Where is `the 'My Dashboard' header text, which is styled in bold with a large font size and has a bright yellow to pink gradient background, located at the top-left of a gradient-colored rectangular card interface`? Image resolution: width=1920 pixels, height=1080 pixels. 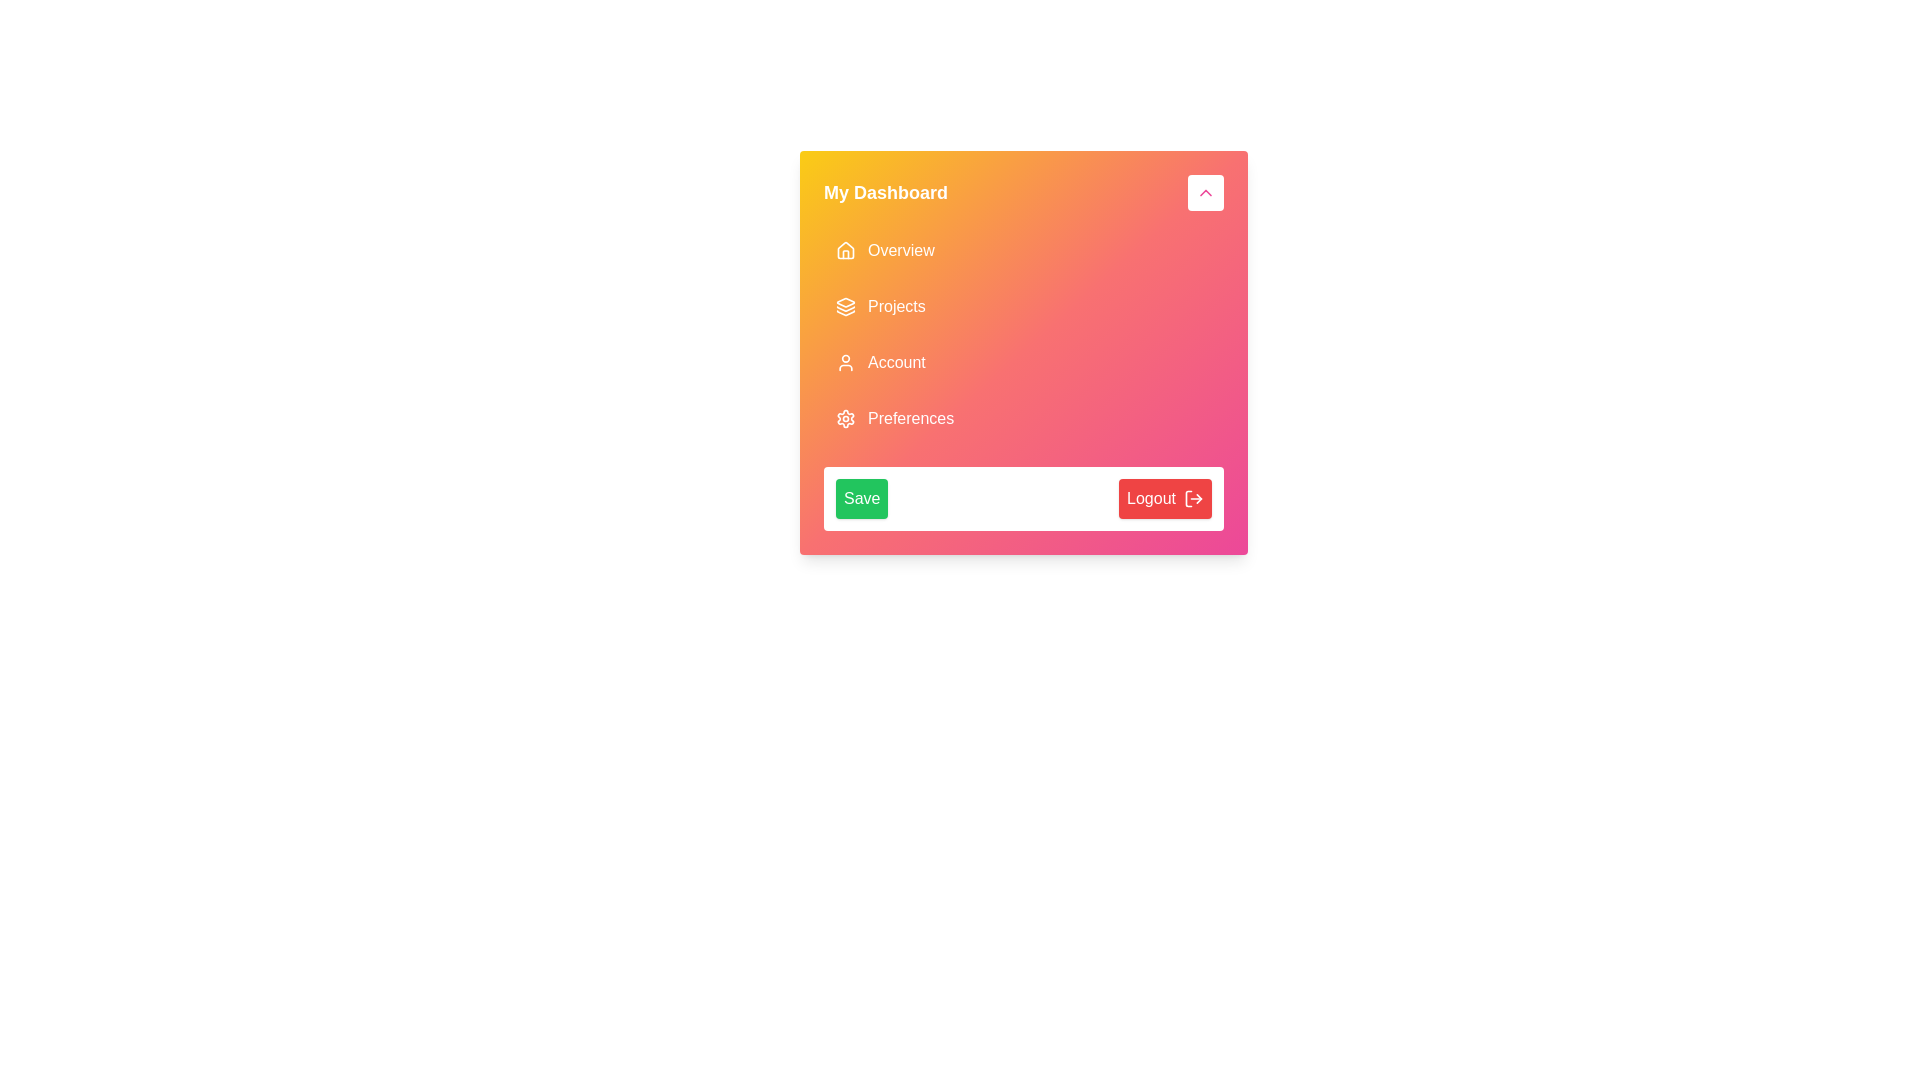 the 'My Dashboard' header text, which is styled in bold with a large font size and has a bright yellow to pink gradient background, located at the top-left of a gradient-colored rectangular card interface is located at coordinates (885, 192).